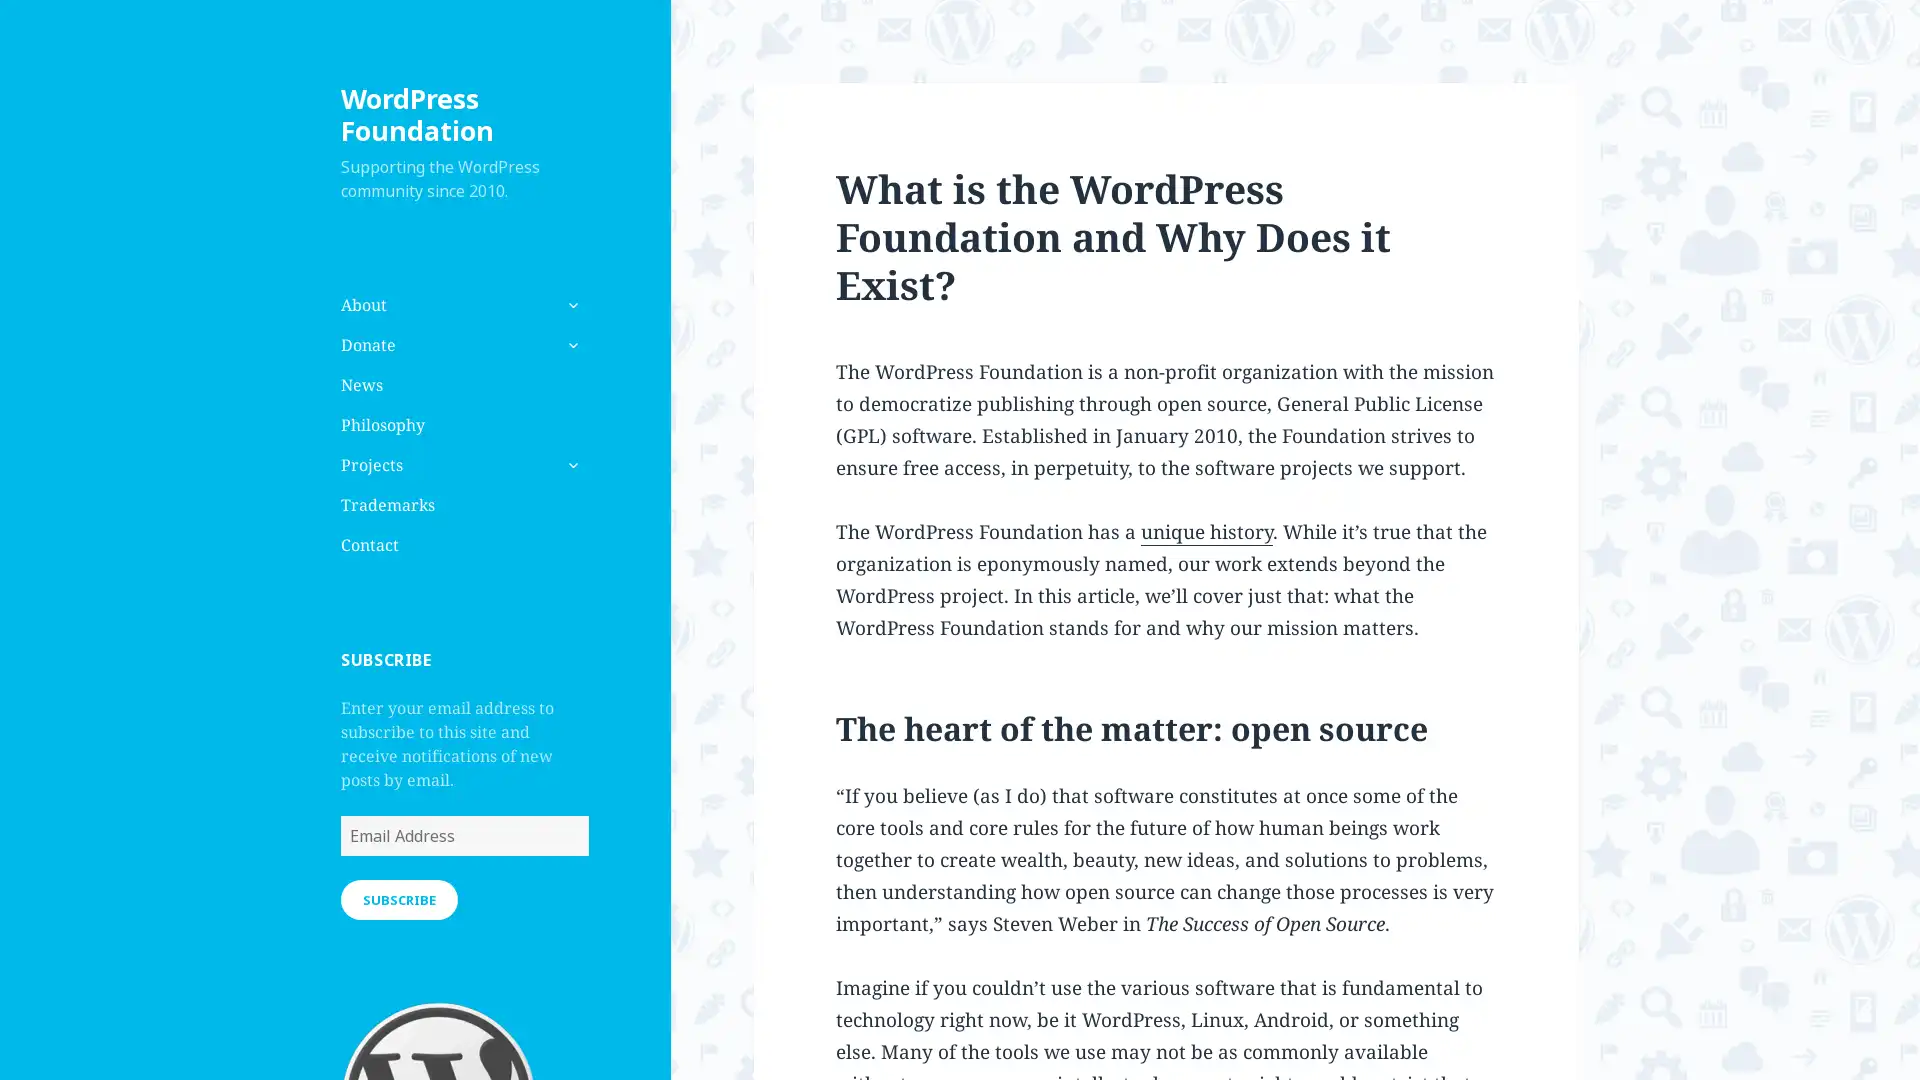 This screenshot has height=1080, width=1920. What do you see at coordinates (398, 897) in the screenshot?
I see `SUBSCRIBE` at bounding box center [398, 897].